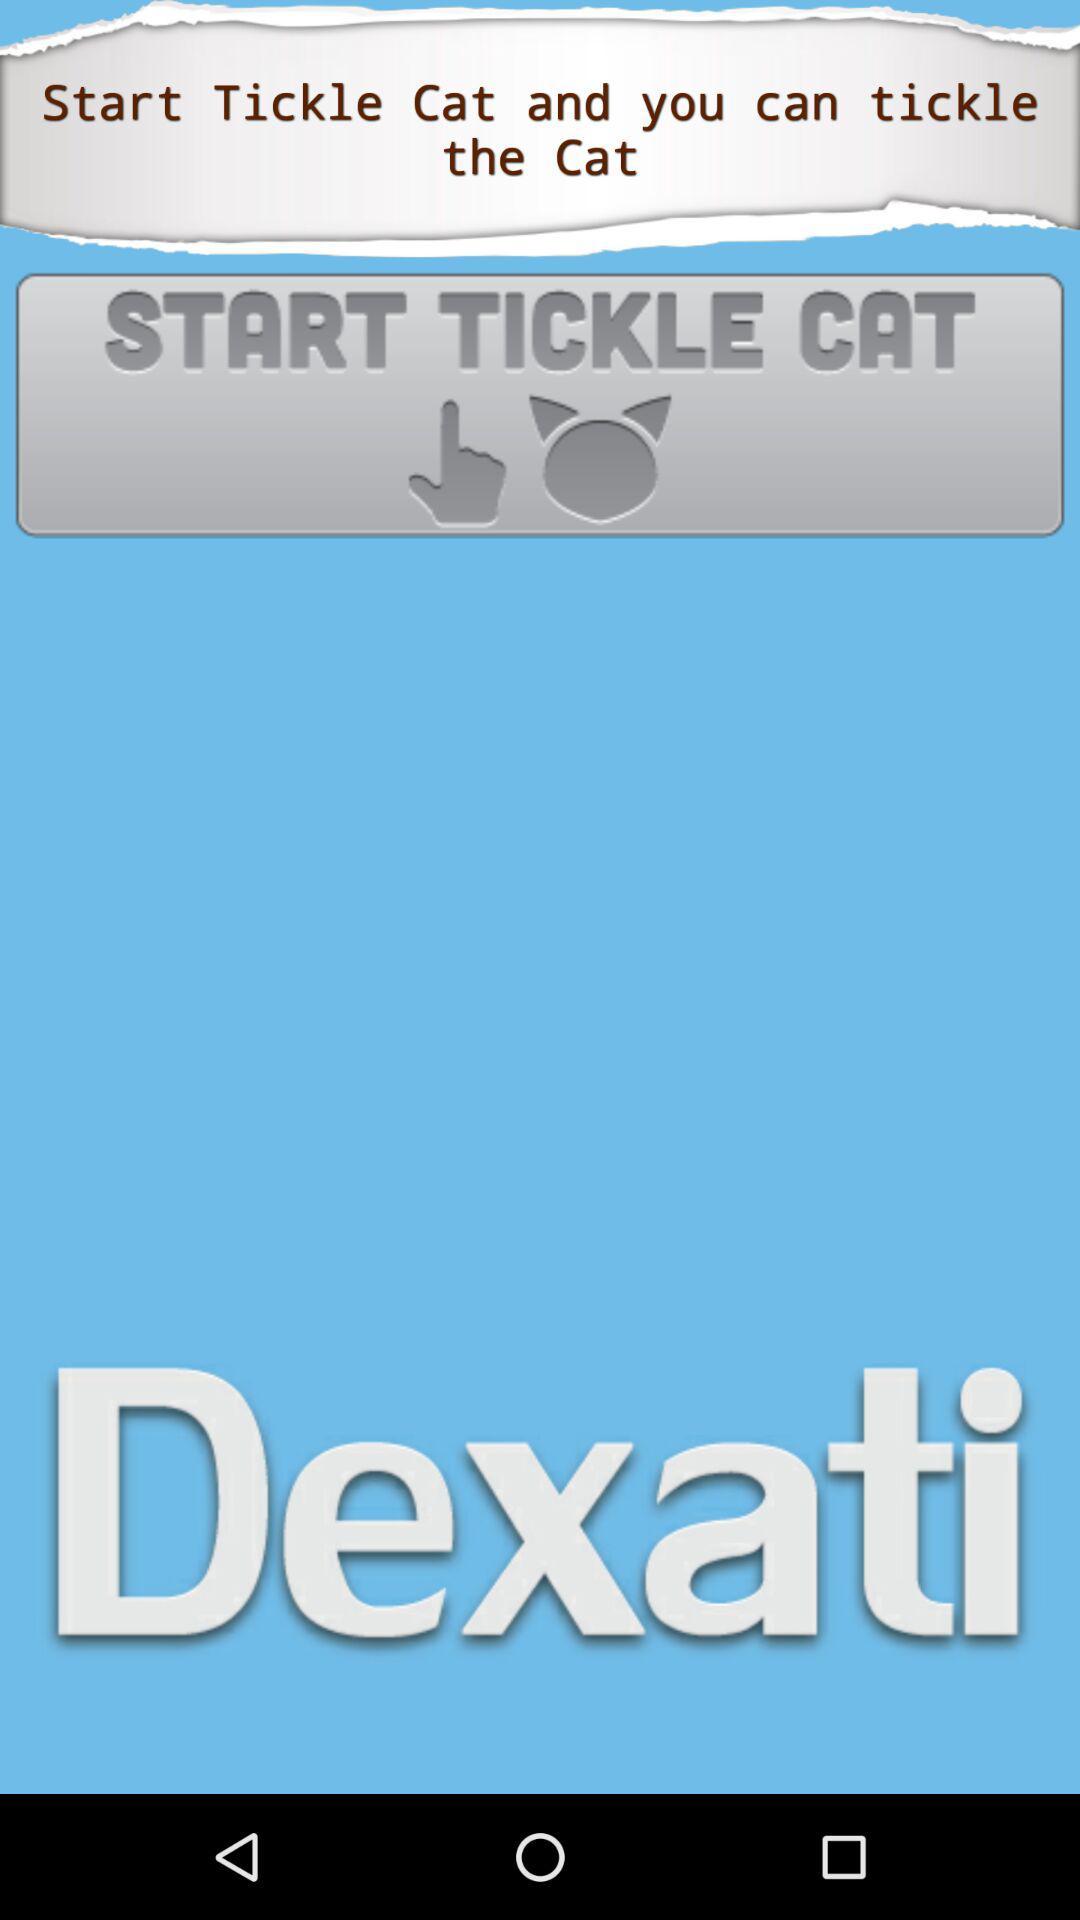 The width and height of the screenshot is (1080, 1920). Describe the element at coordinates (540, 403) in the screenshot. I see `to start the app` at that location.